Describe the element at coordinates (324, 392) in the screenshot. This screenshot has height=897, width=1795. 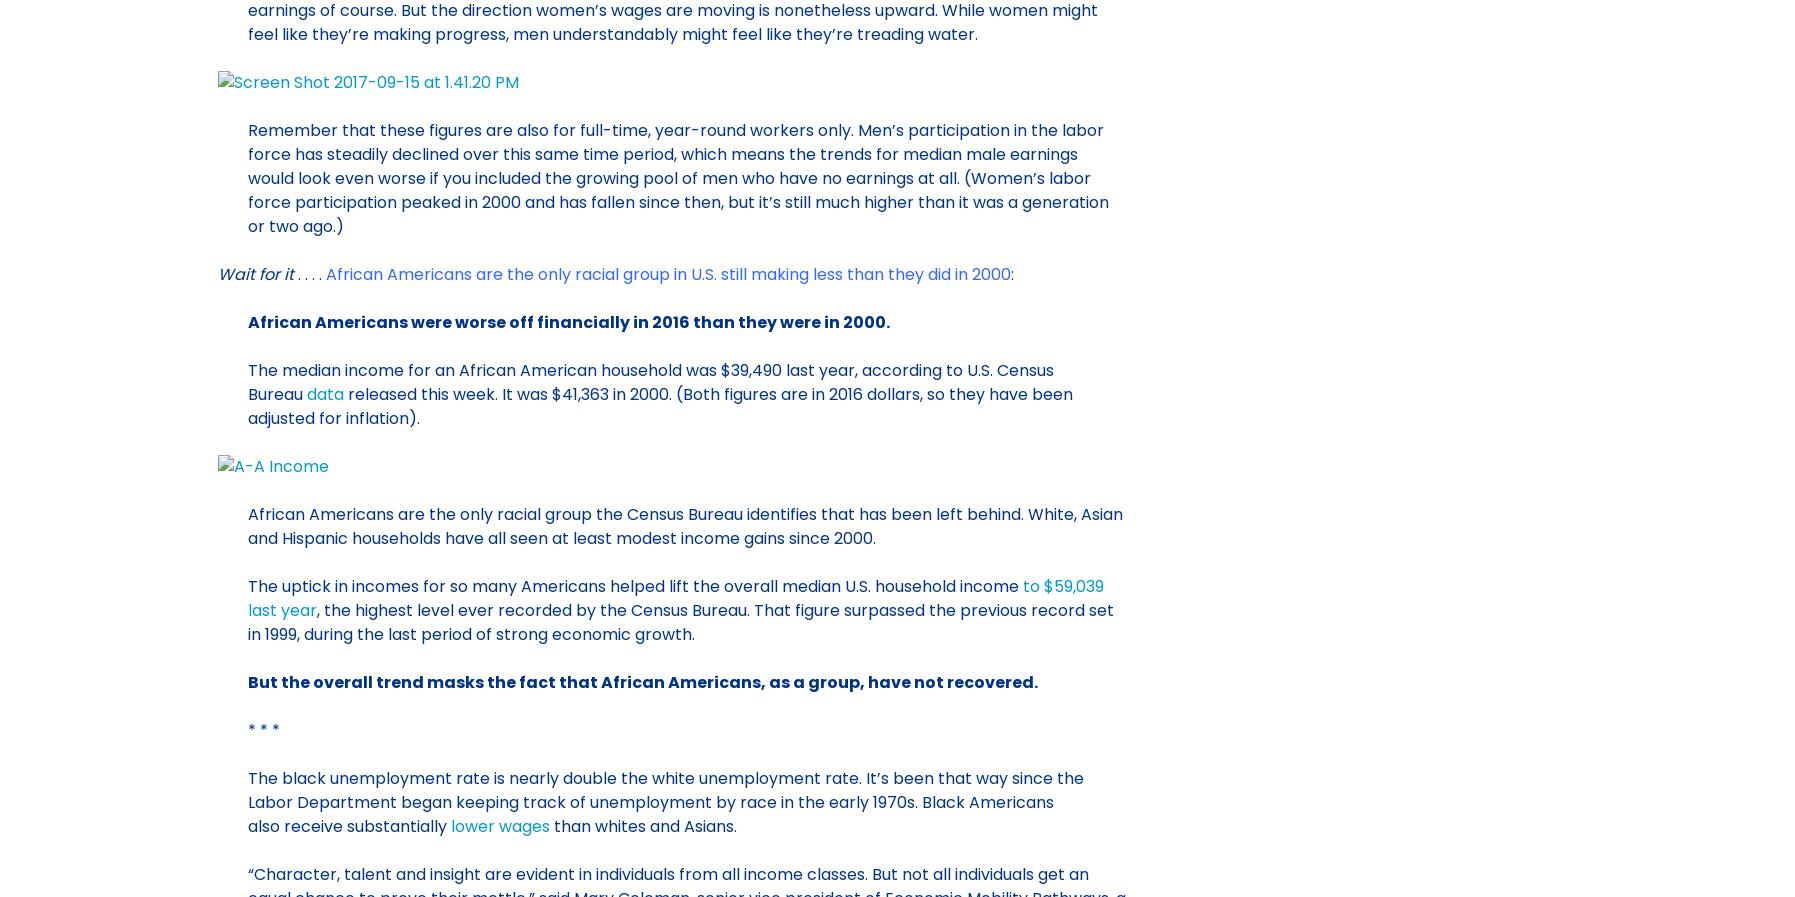
I see `'data'` at that location.